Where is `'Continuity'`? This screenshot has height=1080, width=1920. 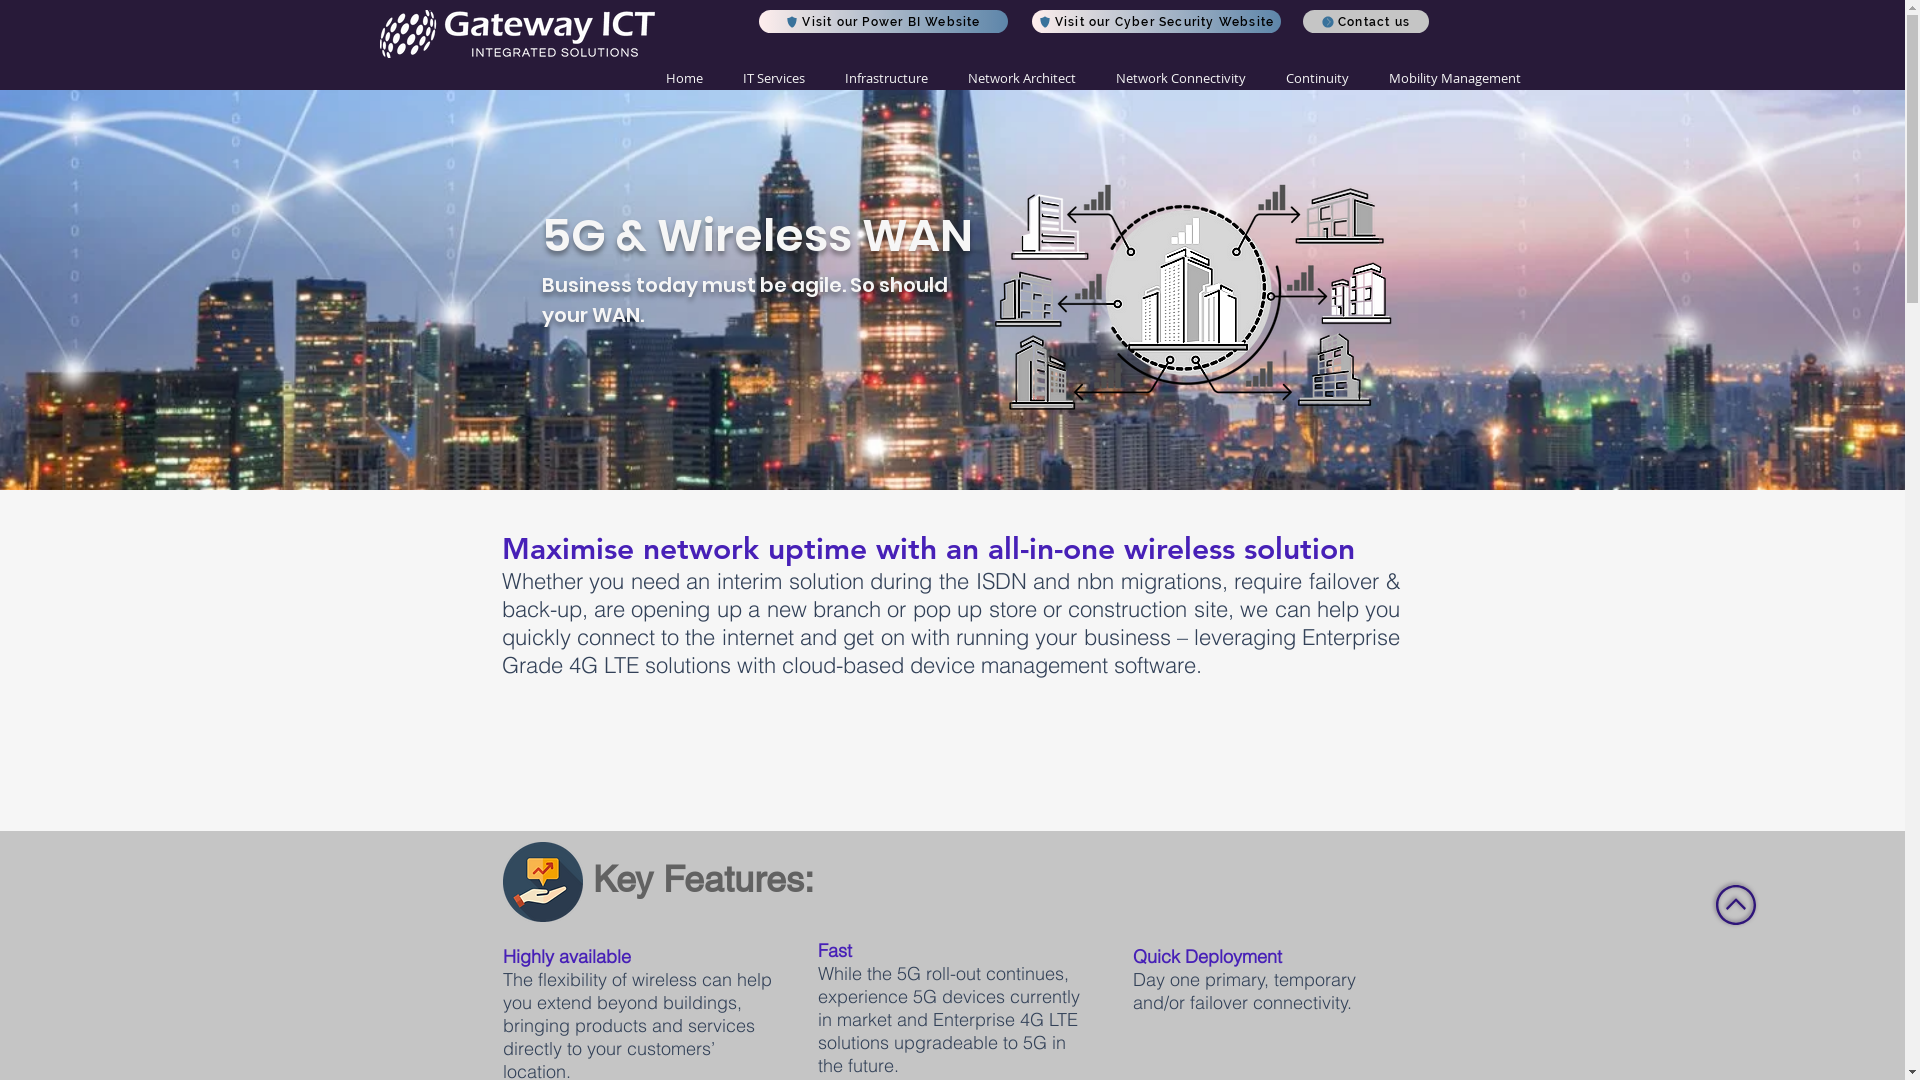 'Continuity' is located at coordinates (1317, 77).